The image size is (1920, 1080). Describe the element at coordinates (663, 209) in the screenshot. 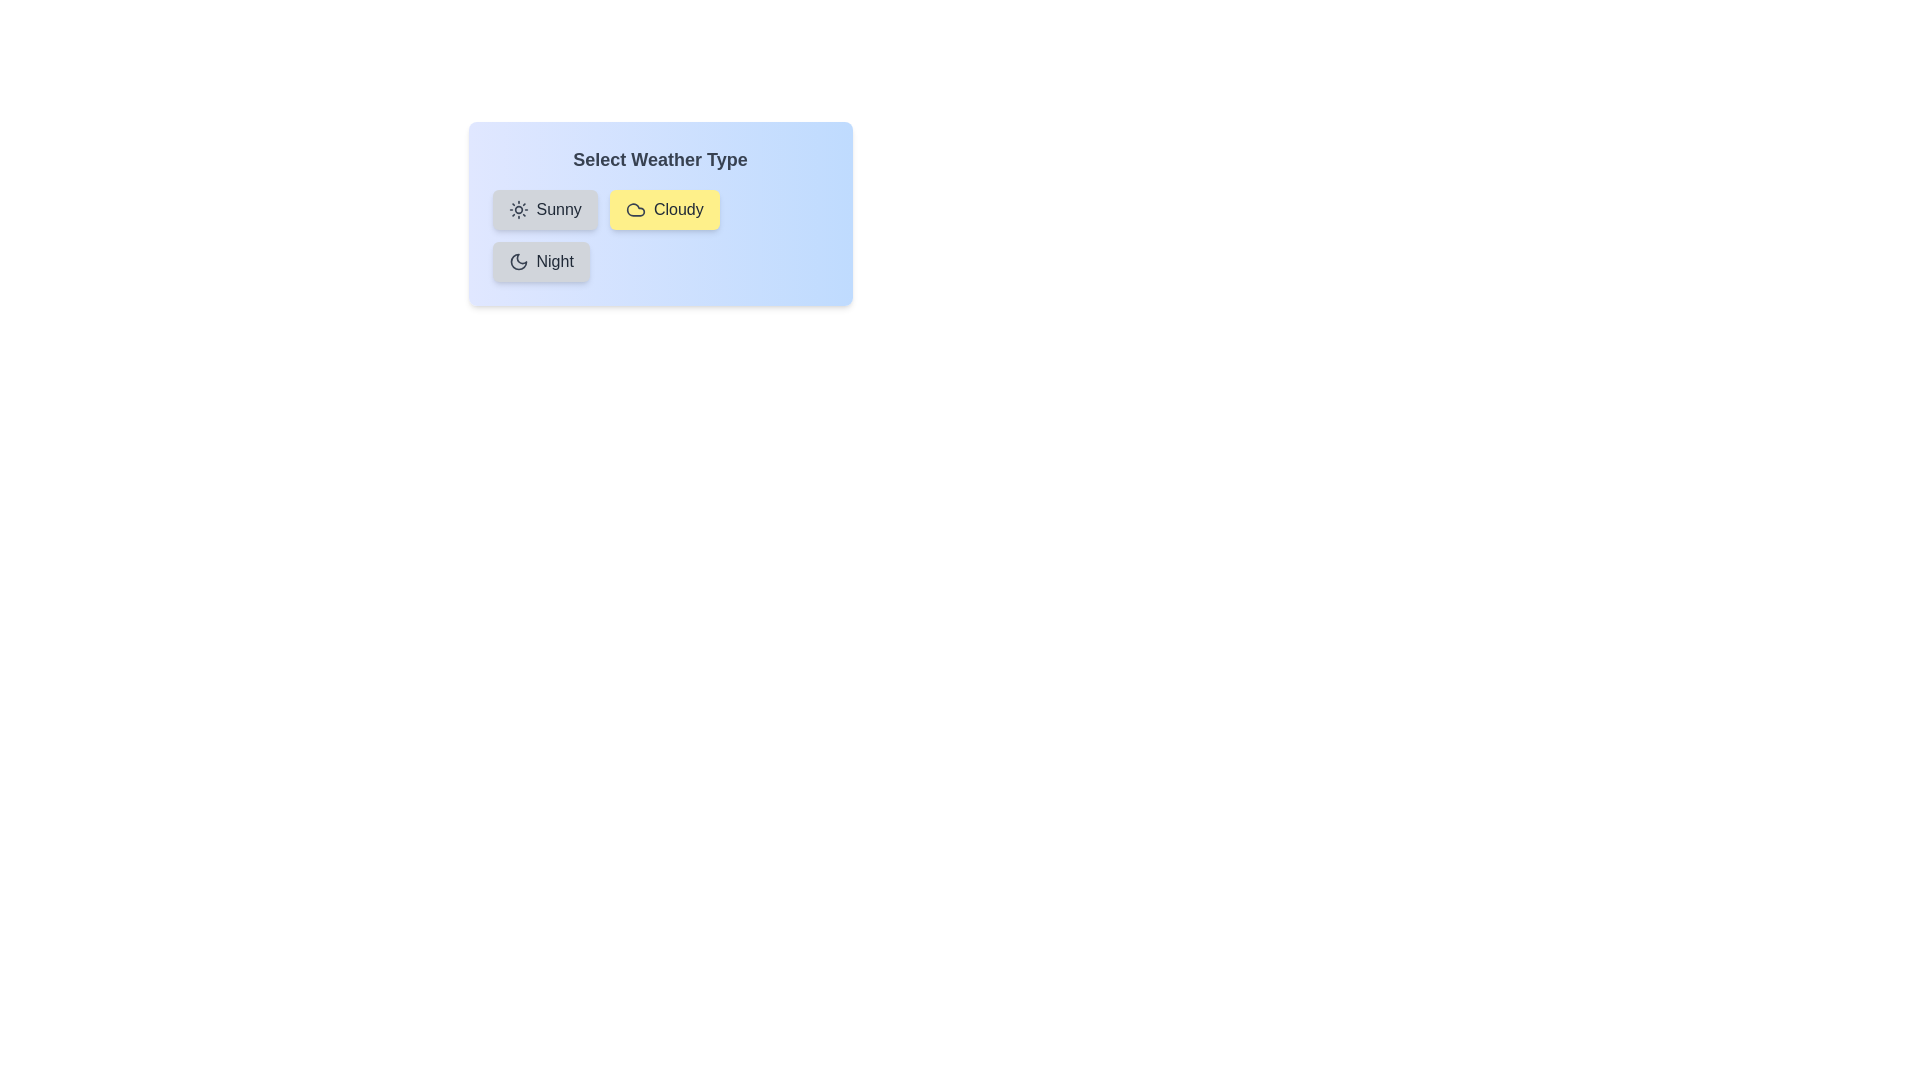

I see `the weather type Cloudy by clicking on its chip` at that location.